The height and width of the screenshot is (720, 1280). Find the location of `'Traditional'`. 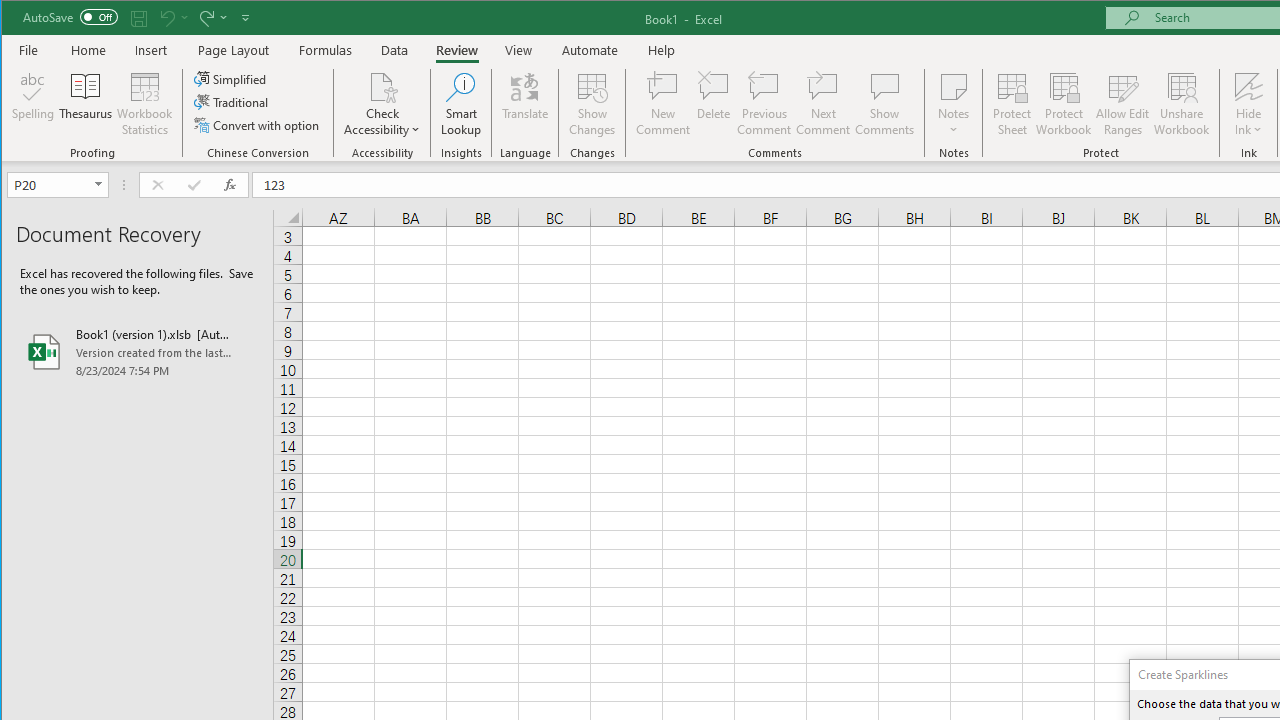

'Traditional' is located at coordinates (232, 102).